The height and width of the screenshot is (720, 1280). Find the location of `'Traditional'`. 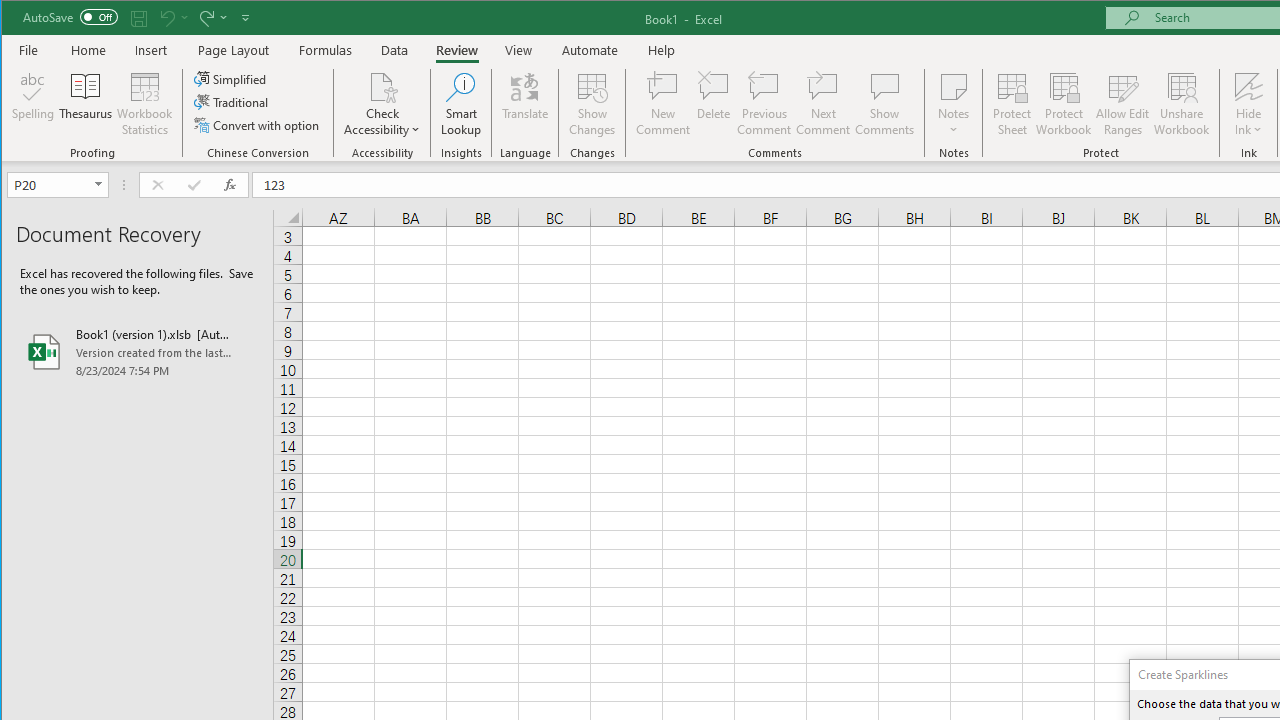

'Traditional' is located at coordinates (232, 102).